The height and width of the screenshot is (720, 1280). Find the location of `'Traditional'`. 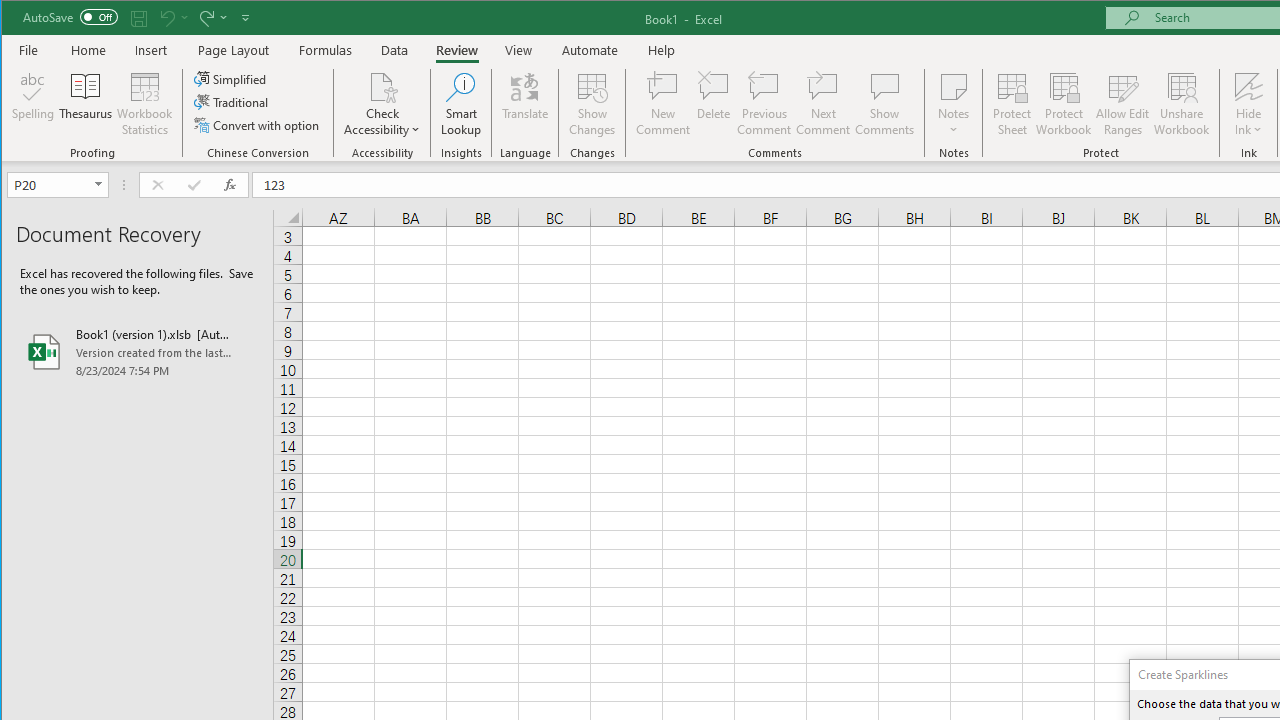

'Traditional' is located at coordinates (232, 102).